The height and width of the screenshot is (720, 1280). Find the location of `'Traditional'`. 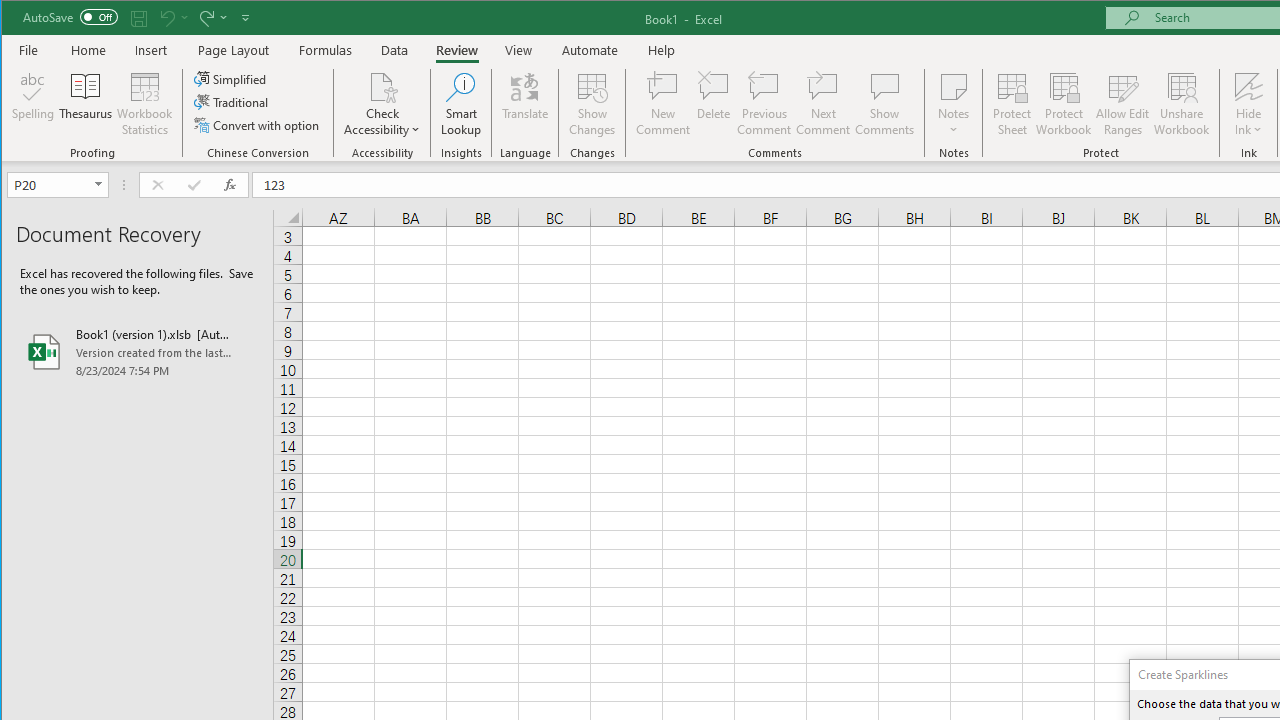

'Traditional' is located at coordinates (232, 102).